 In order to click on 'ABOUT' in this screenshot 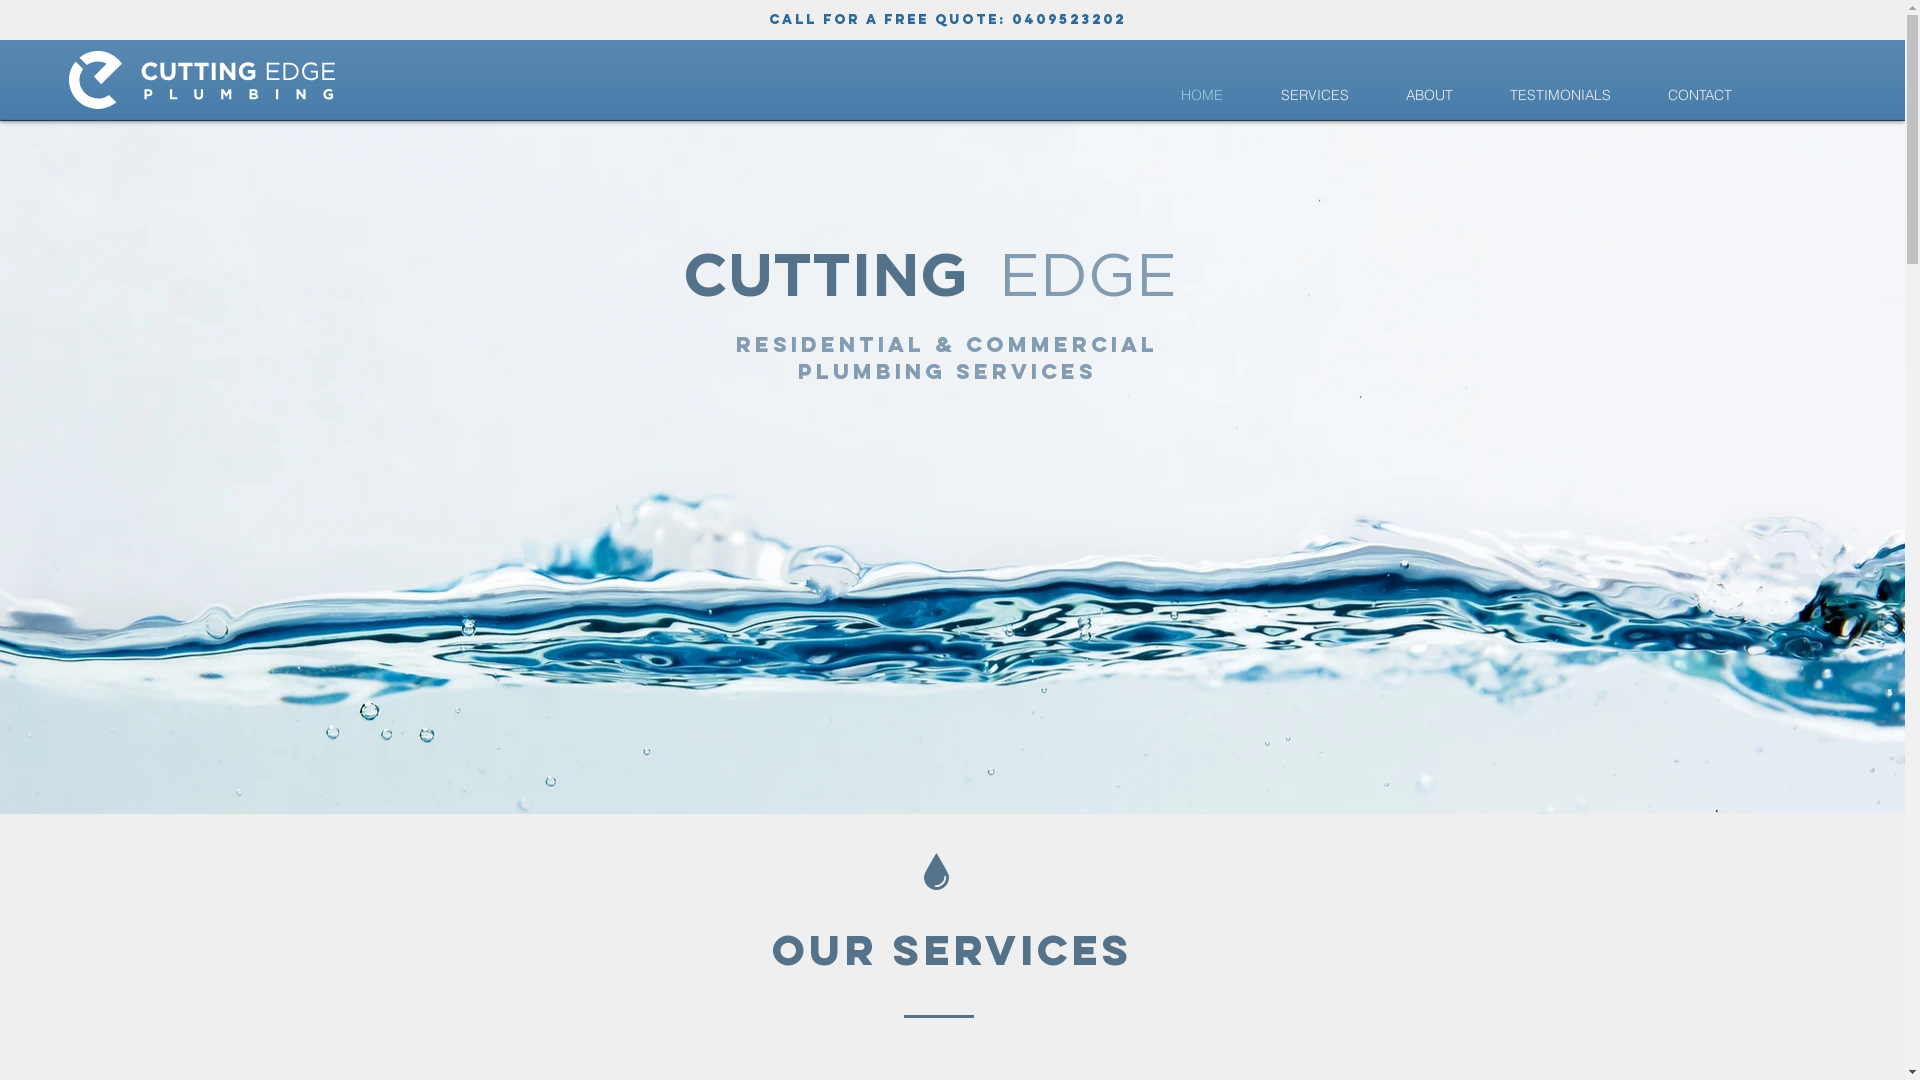, I will do `click(1428, 95)`.